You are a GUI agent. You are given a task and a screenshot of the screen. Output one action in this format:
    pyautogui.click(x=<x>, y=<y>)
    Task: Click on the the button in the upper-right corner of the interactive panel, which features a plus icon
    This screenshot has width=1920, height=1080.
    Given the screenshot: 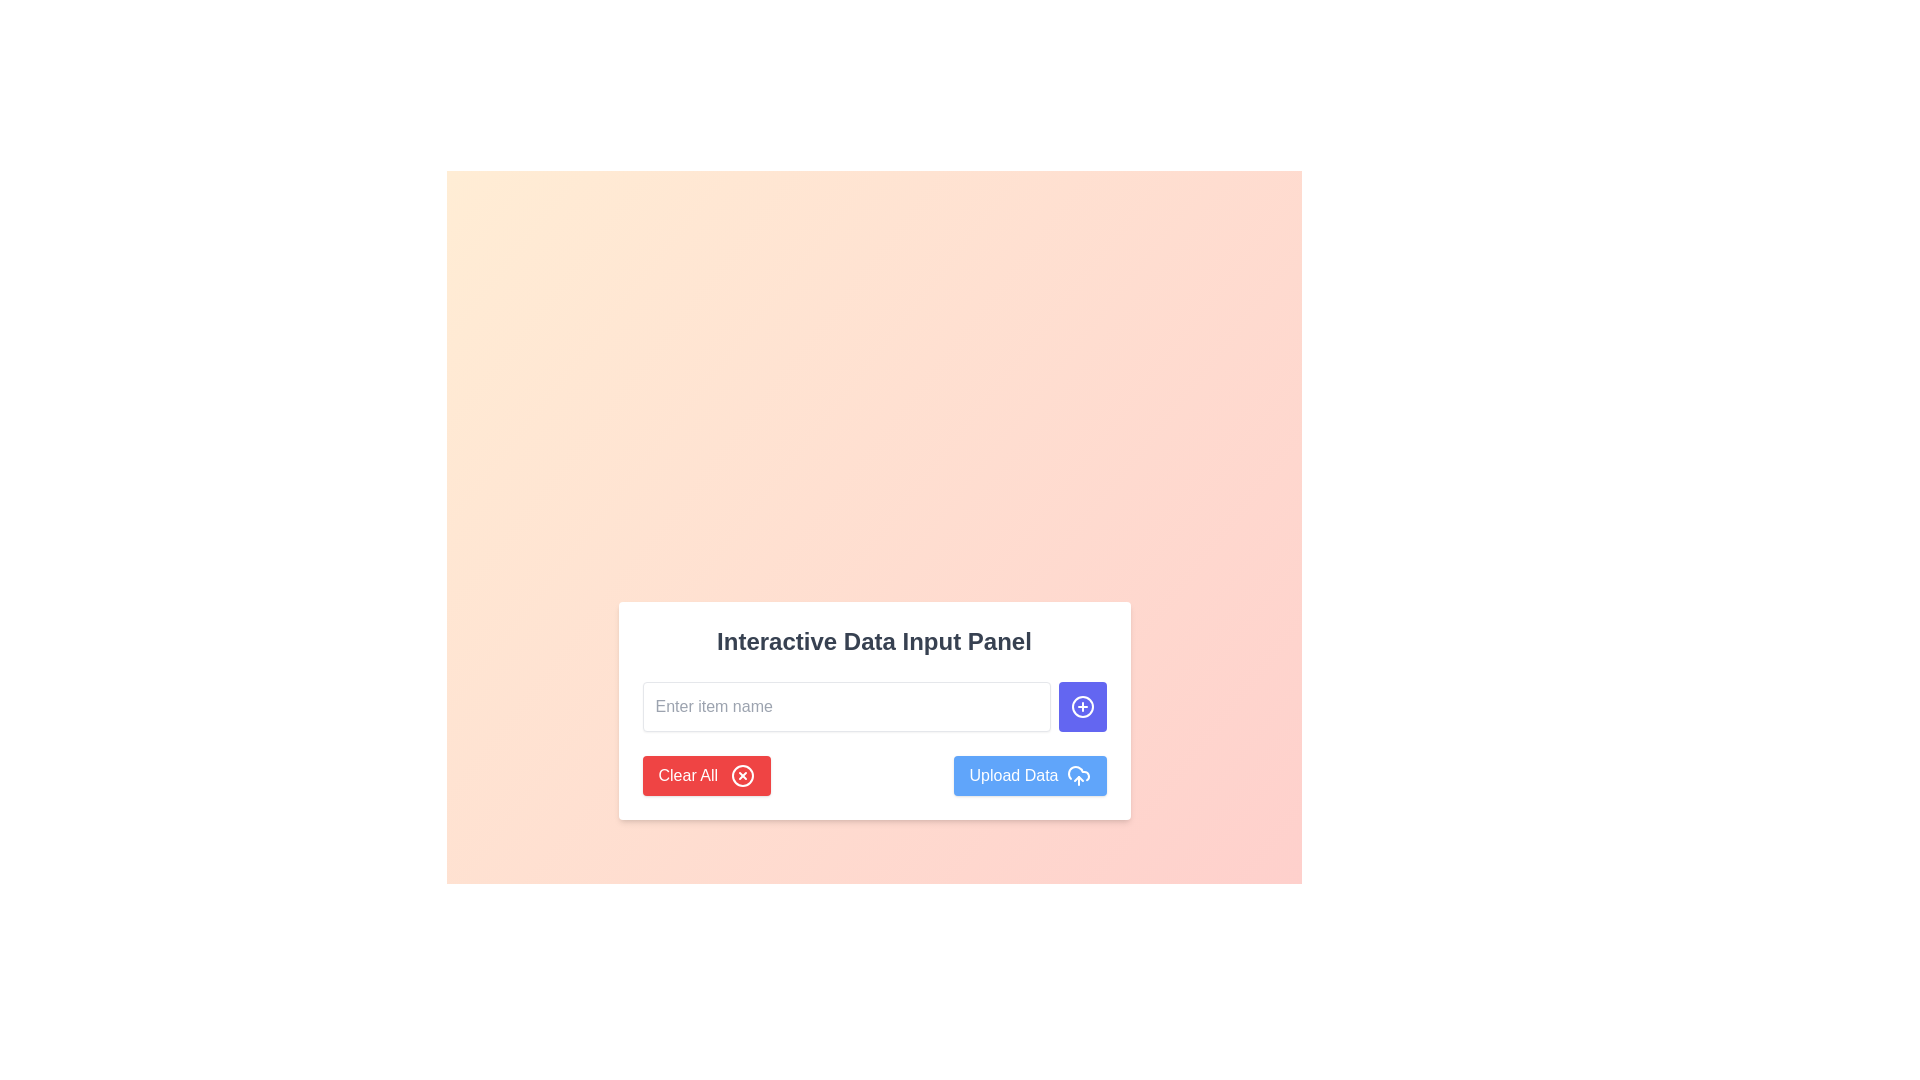 What is the action you would take?
    pyautogui.click(x=1081, y=705)
    